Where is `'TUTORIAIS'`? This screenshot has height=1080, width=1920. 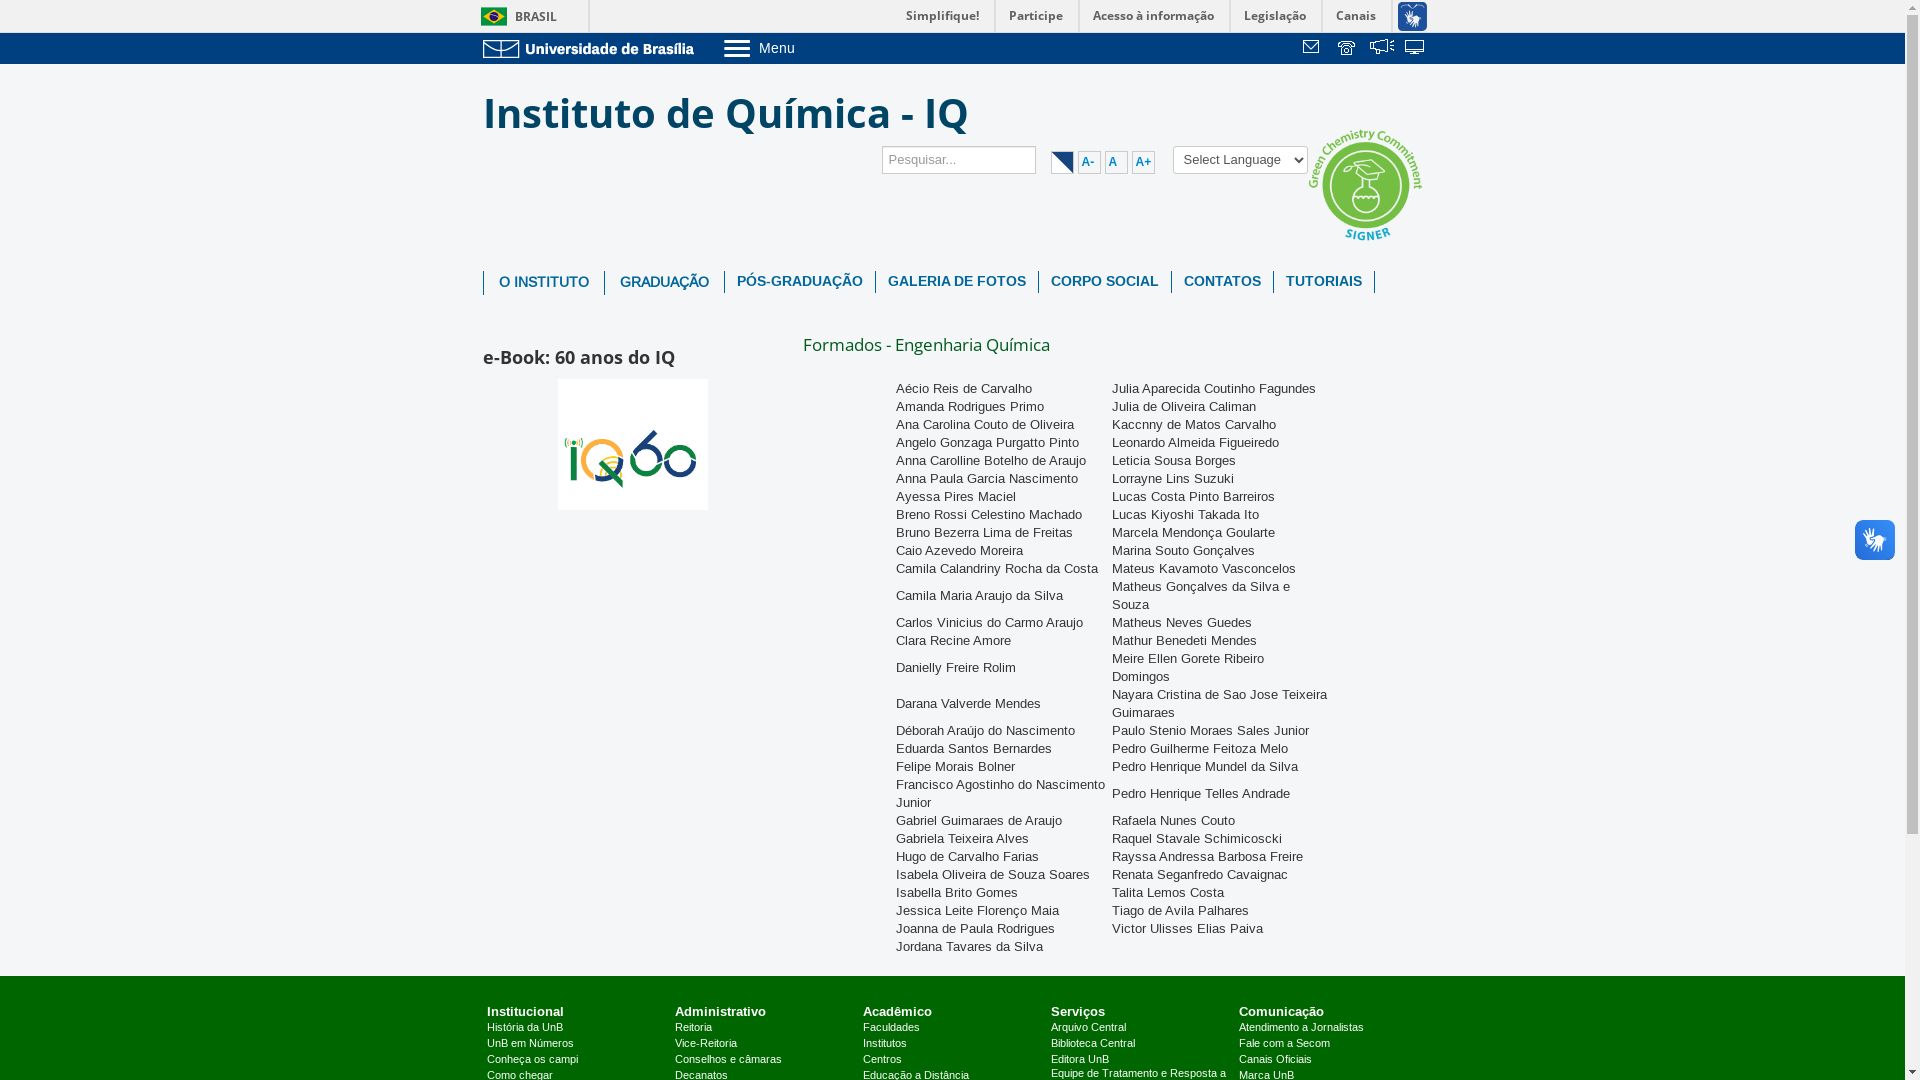 'TUTORIAIS' is located at coordinates (1272, 281).